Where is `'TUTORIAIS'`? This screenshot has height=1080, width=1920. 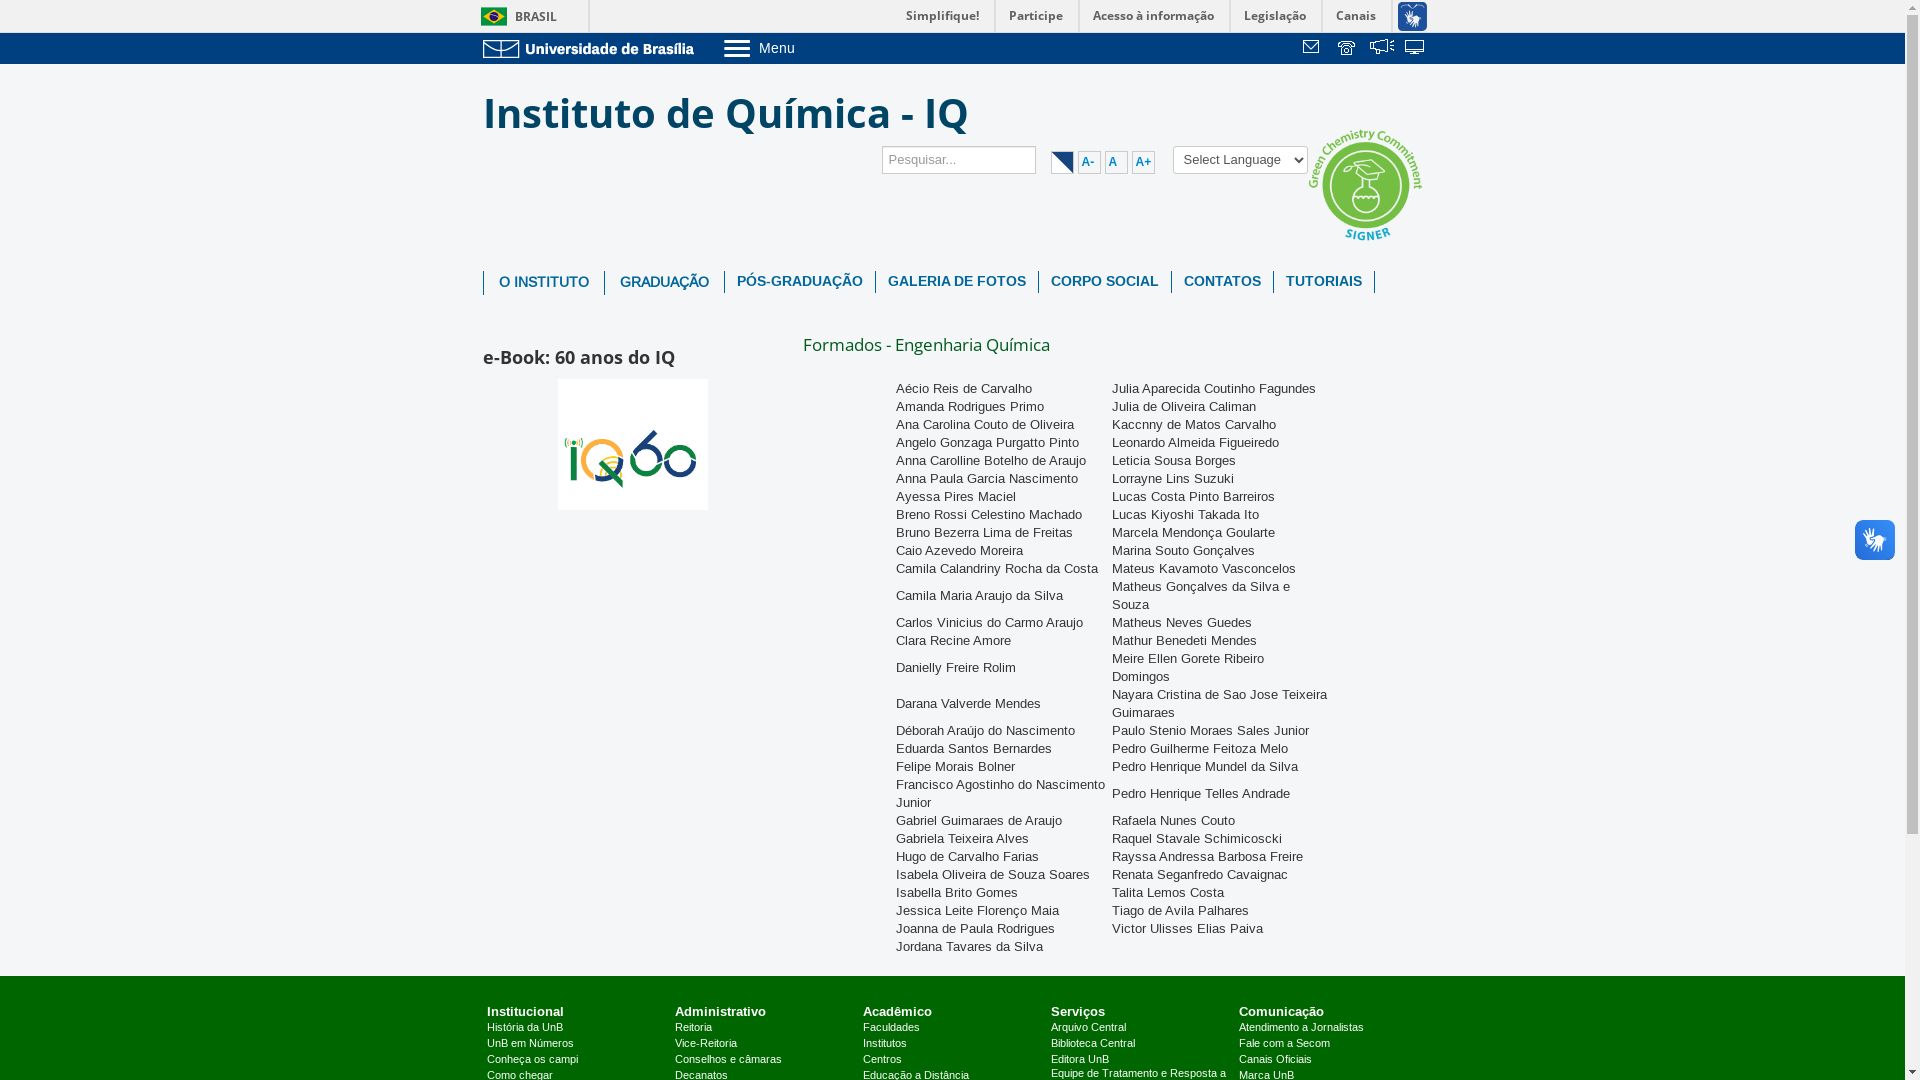 'TUTORIAIS' is located at coordinates (1272, 281).